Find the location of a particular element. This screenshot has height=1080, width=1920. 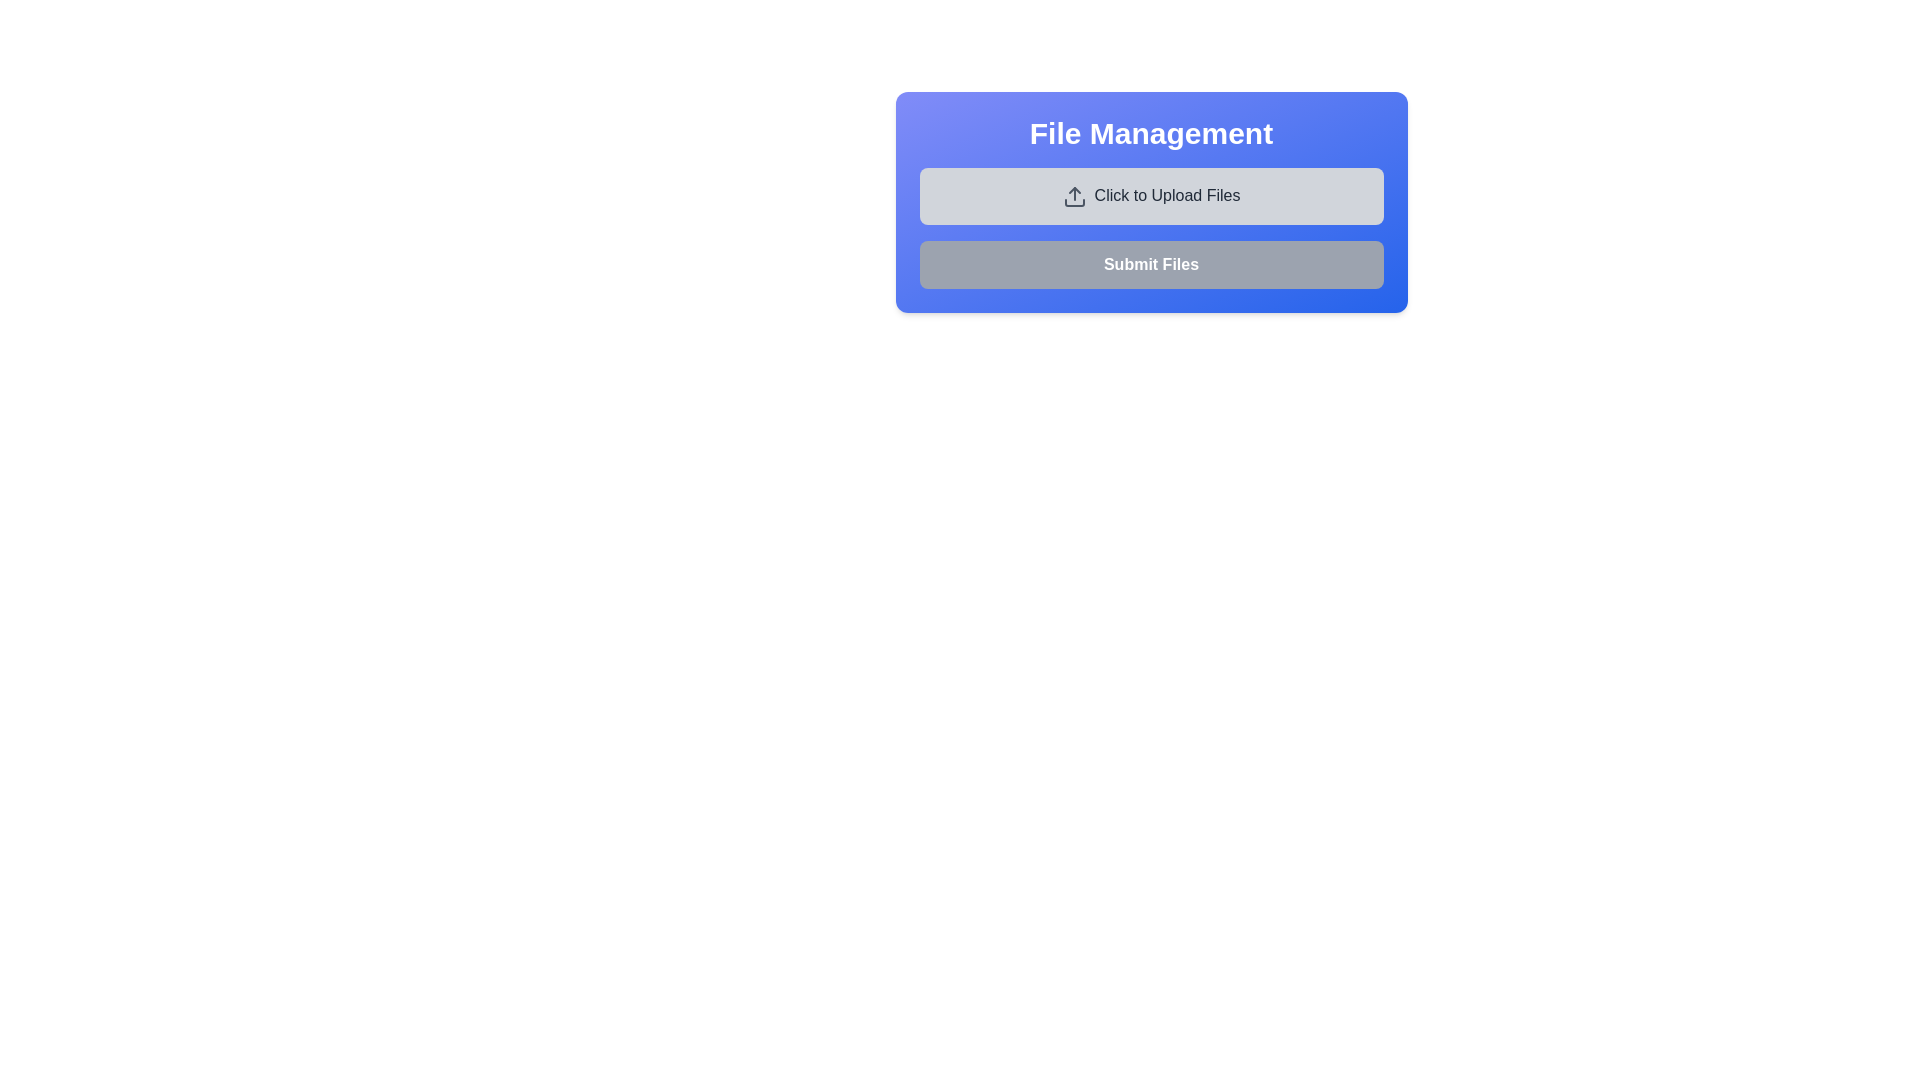

the 'Submit Files' button, which is a rectangular button with a gray background and rounded corners, displaying the text in white, centered in bold font, located in the 'File Management' panel is located at coordinates (1151, 263).